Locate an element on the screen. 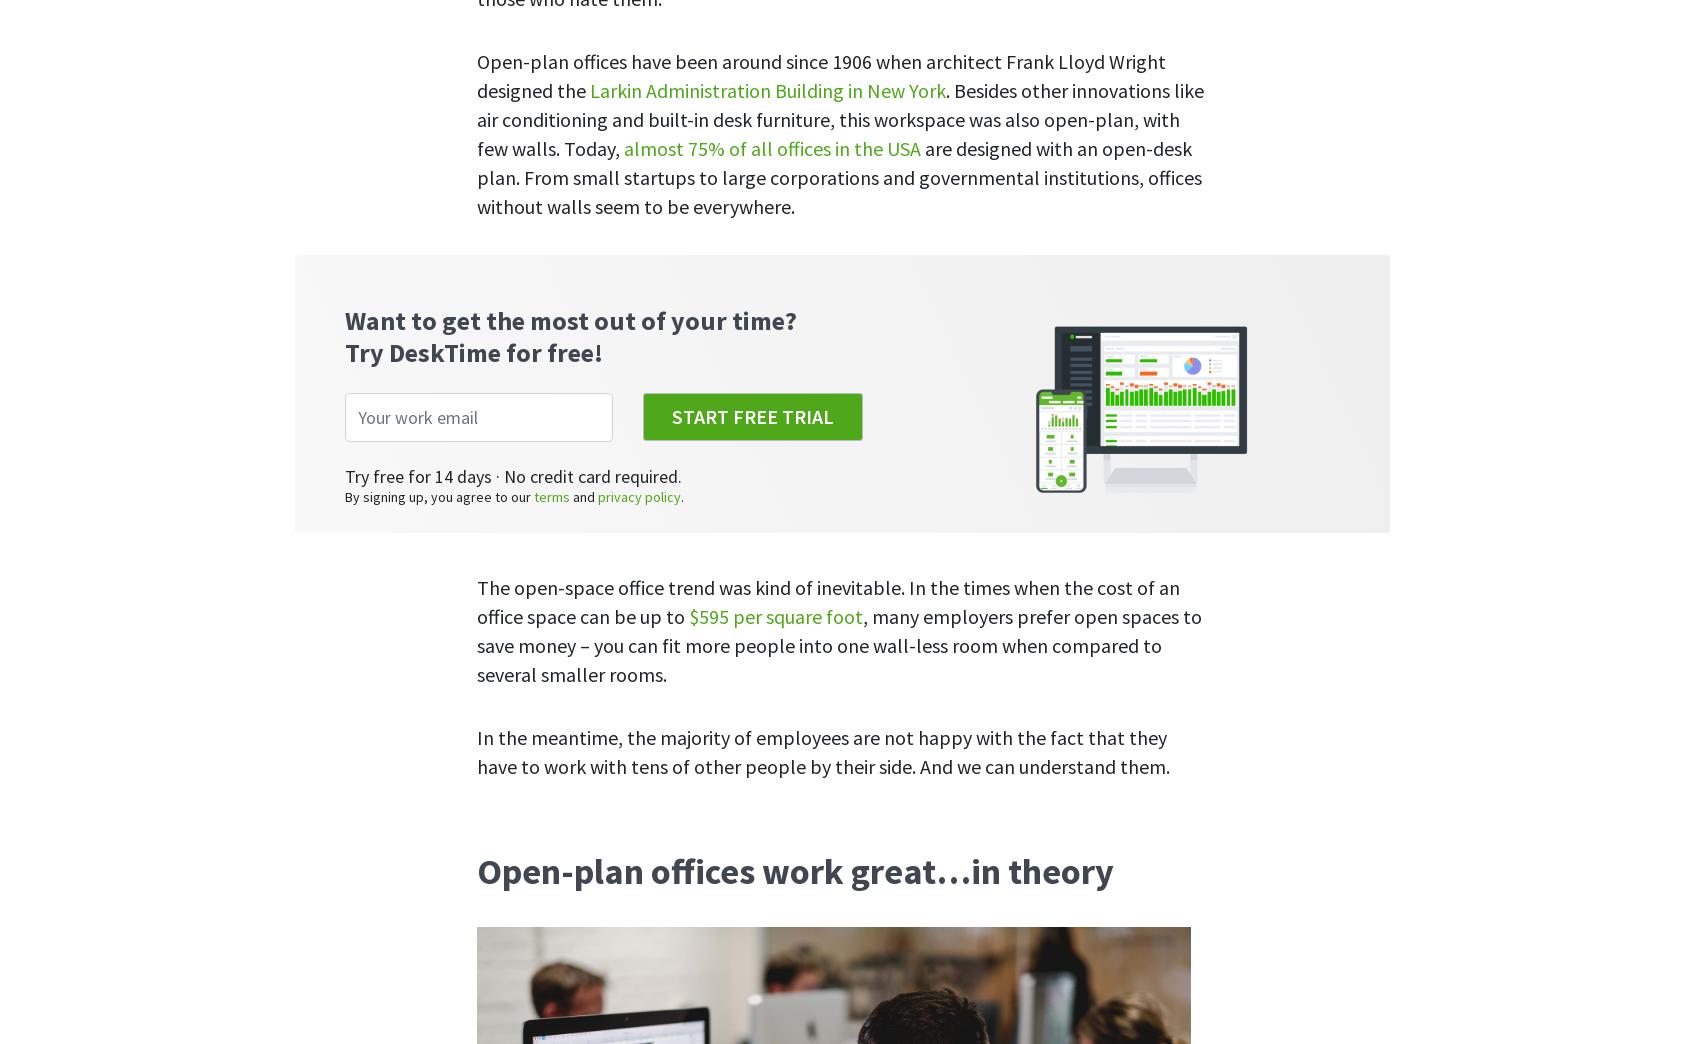 This screenshot has height=1044, width=1684. 'All integrations' is located at coordinates (797, 441).